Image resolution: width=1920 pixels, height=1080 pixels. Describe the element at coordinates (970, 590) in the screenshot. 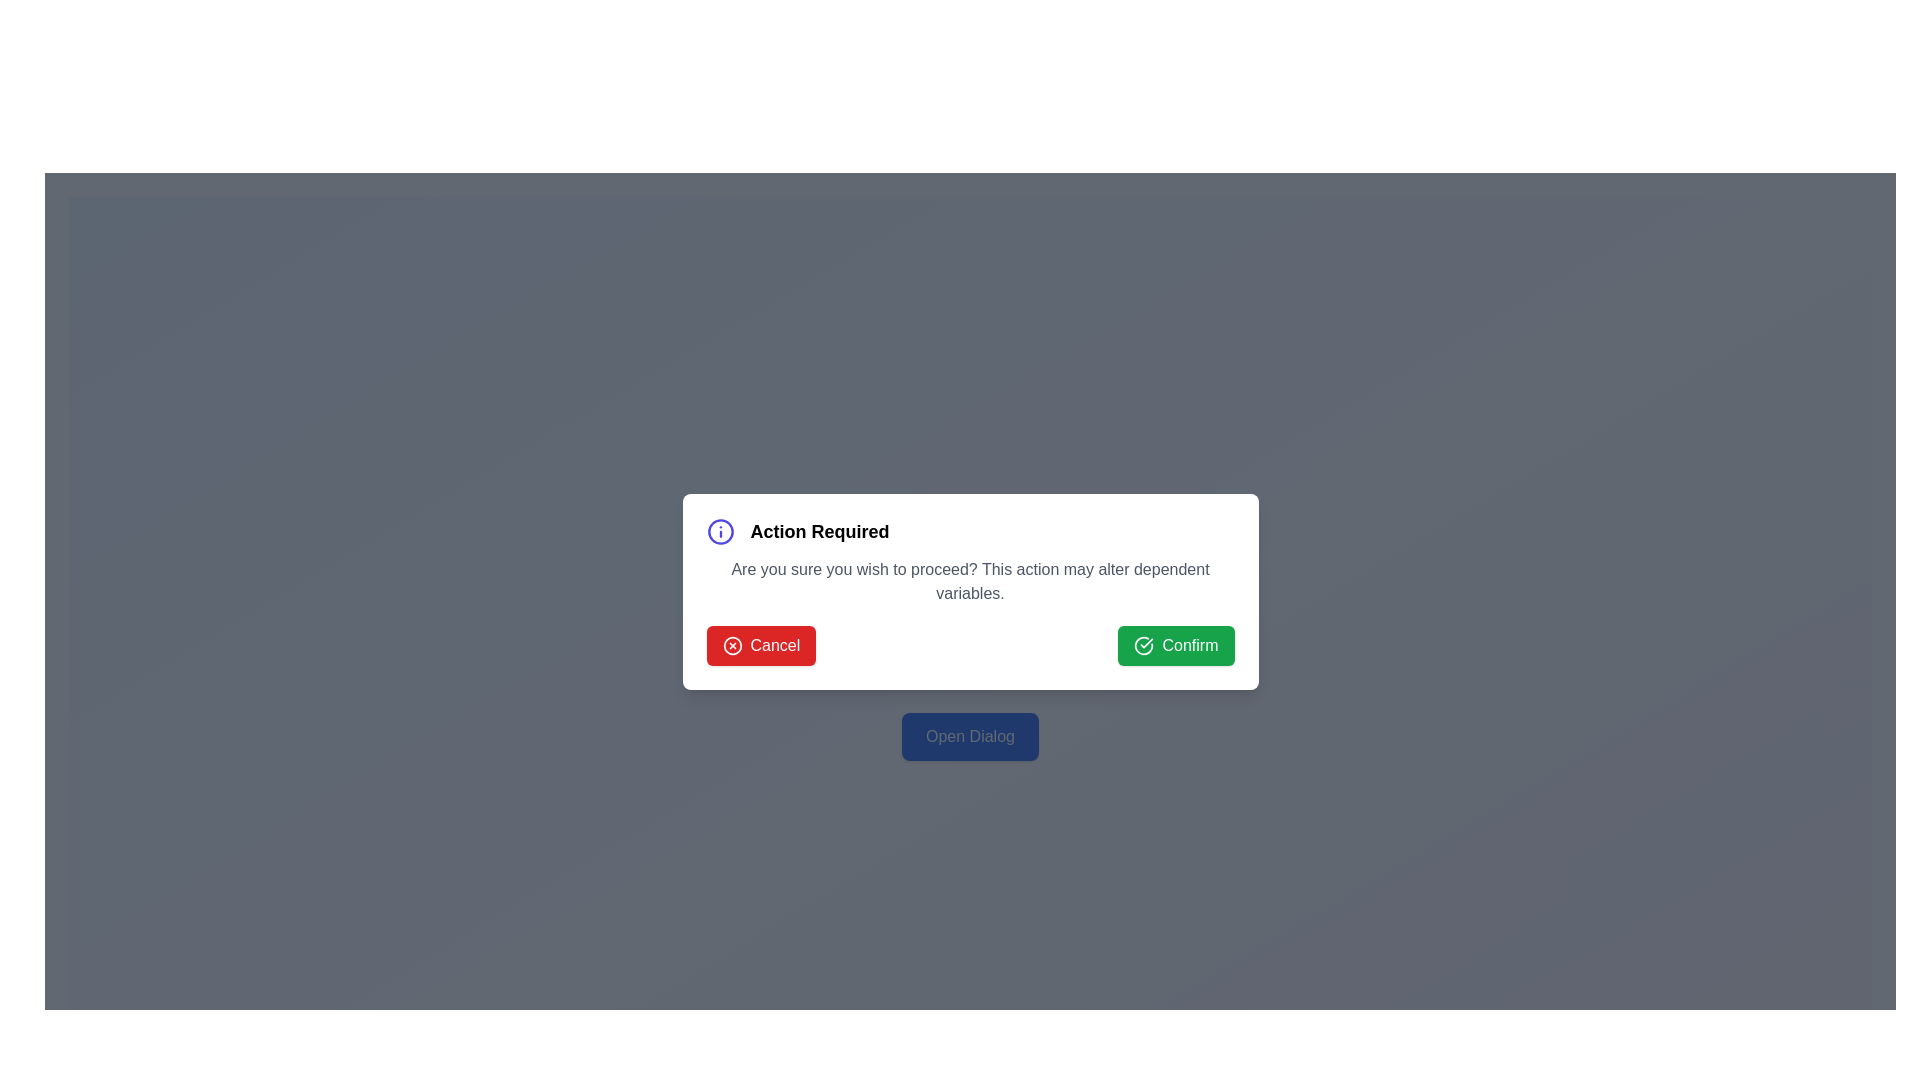

I see `title and content of the Modal Dialog Box titled 'Action Required', which contains the message 'Are you sure you wish to proceed? This action may alter dependent variables.'` at that location.